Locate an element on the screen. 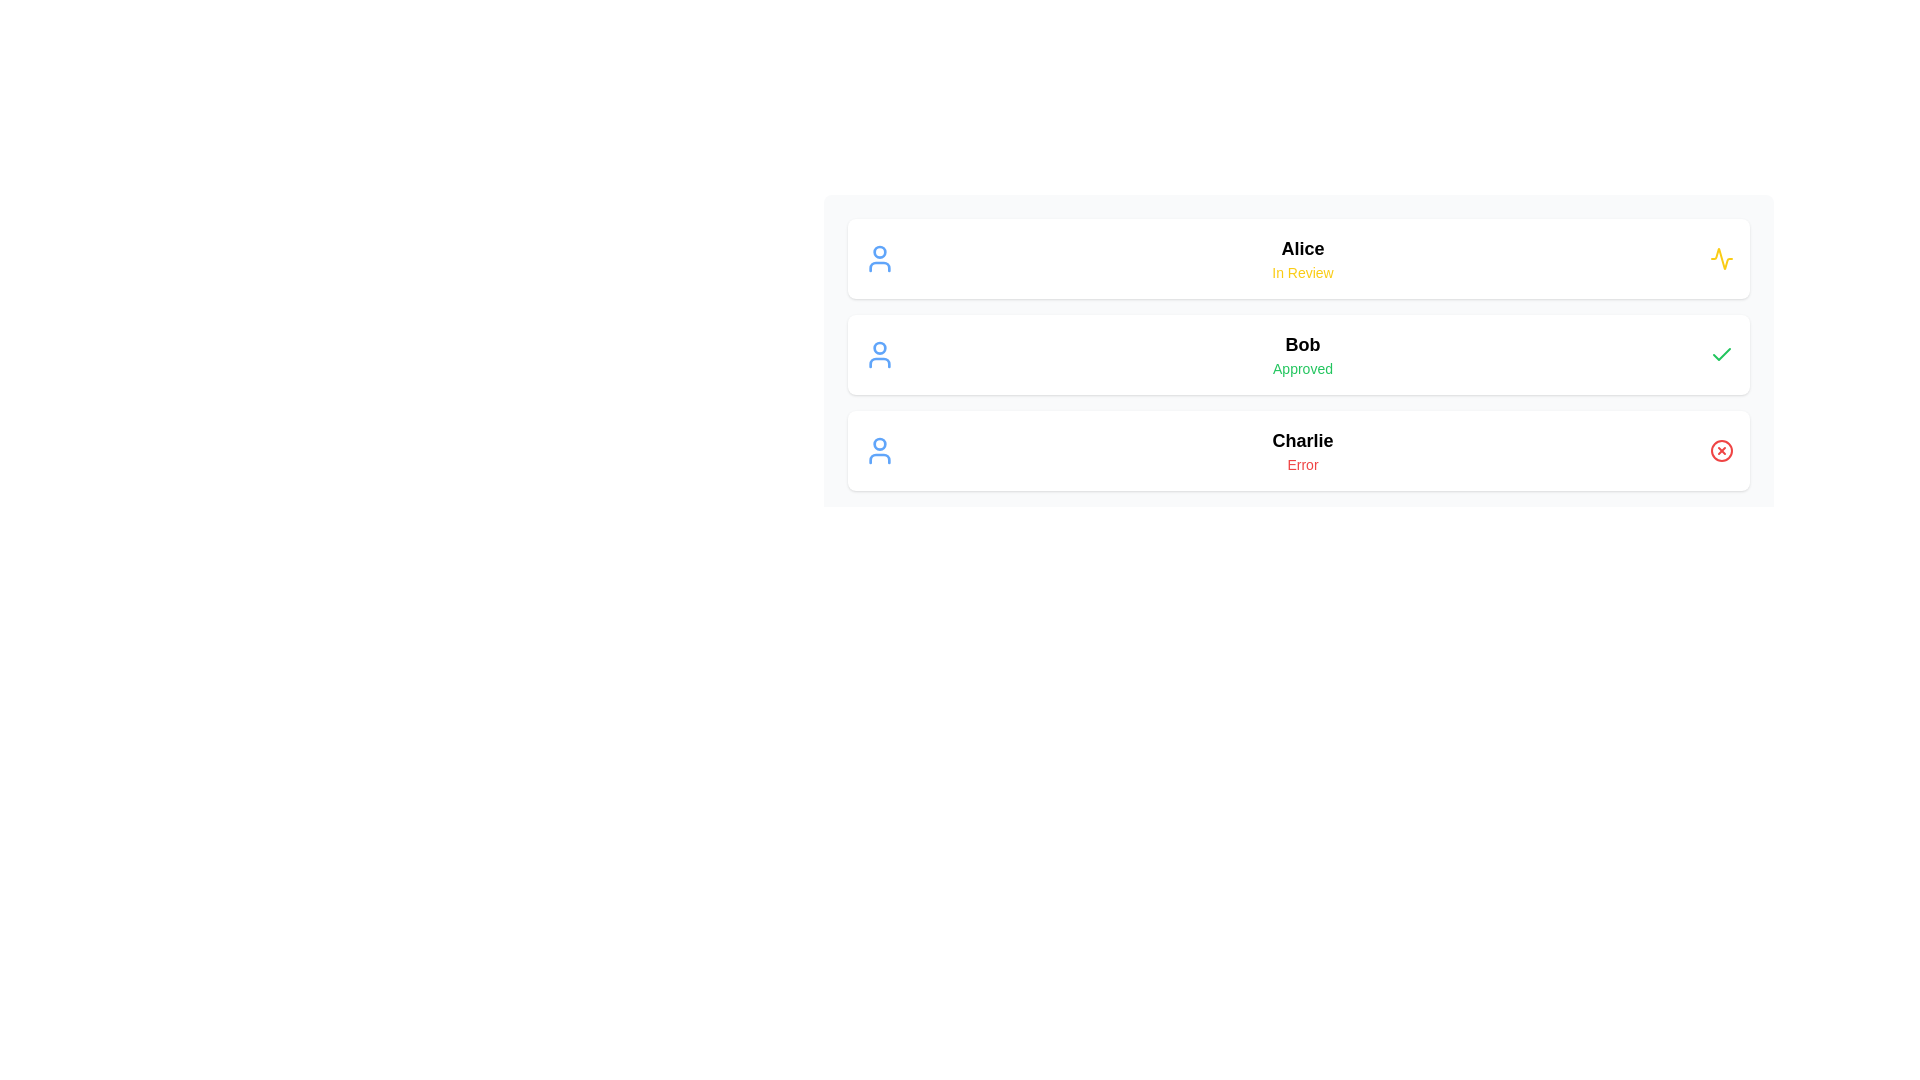 Image resolution: width=1920 pixels, height=1080 pixels. the green checkmark icon located at the far-right side of the 'Bob' row, next to the text labeled 'Approved' is located at coordinates (1721, 353).